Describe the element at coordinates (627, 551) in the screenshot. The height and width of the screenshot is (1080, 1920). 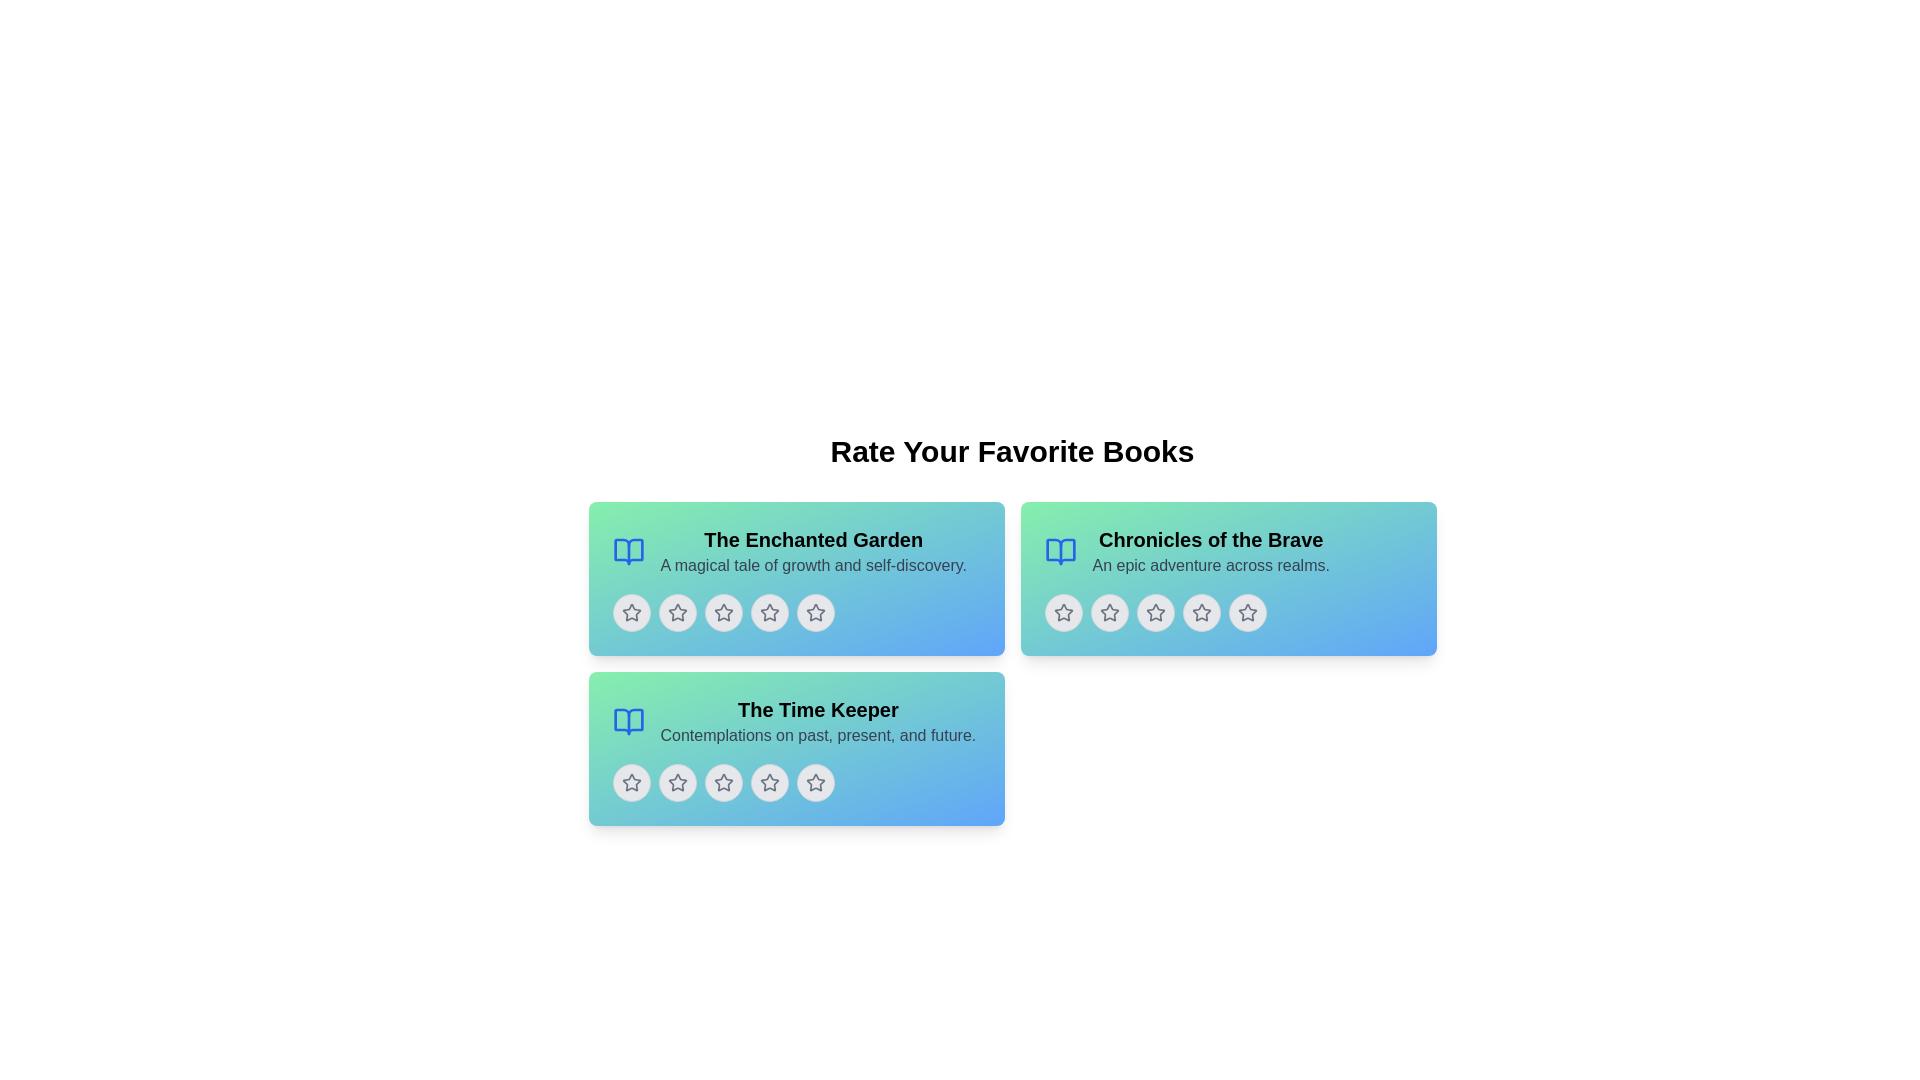
I see `the blue outlined book icon representing 'The Enchanted Garden', which is located on the left side of the text content of the first book card in a grid layout` at that location.